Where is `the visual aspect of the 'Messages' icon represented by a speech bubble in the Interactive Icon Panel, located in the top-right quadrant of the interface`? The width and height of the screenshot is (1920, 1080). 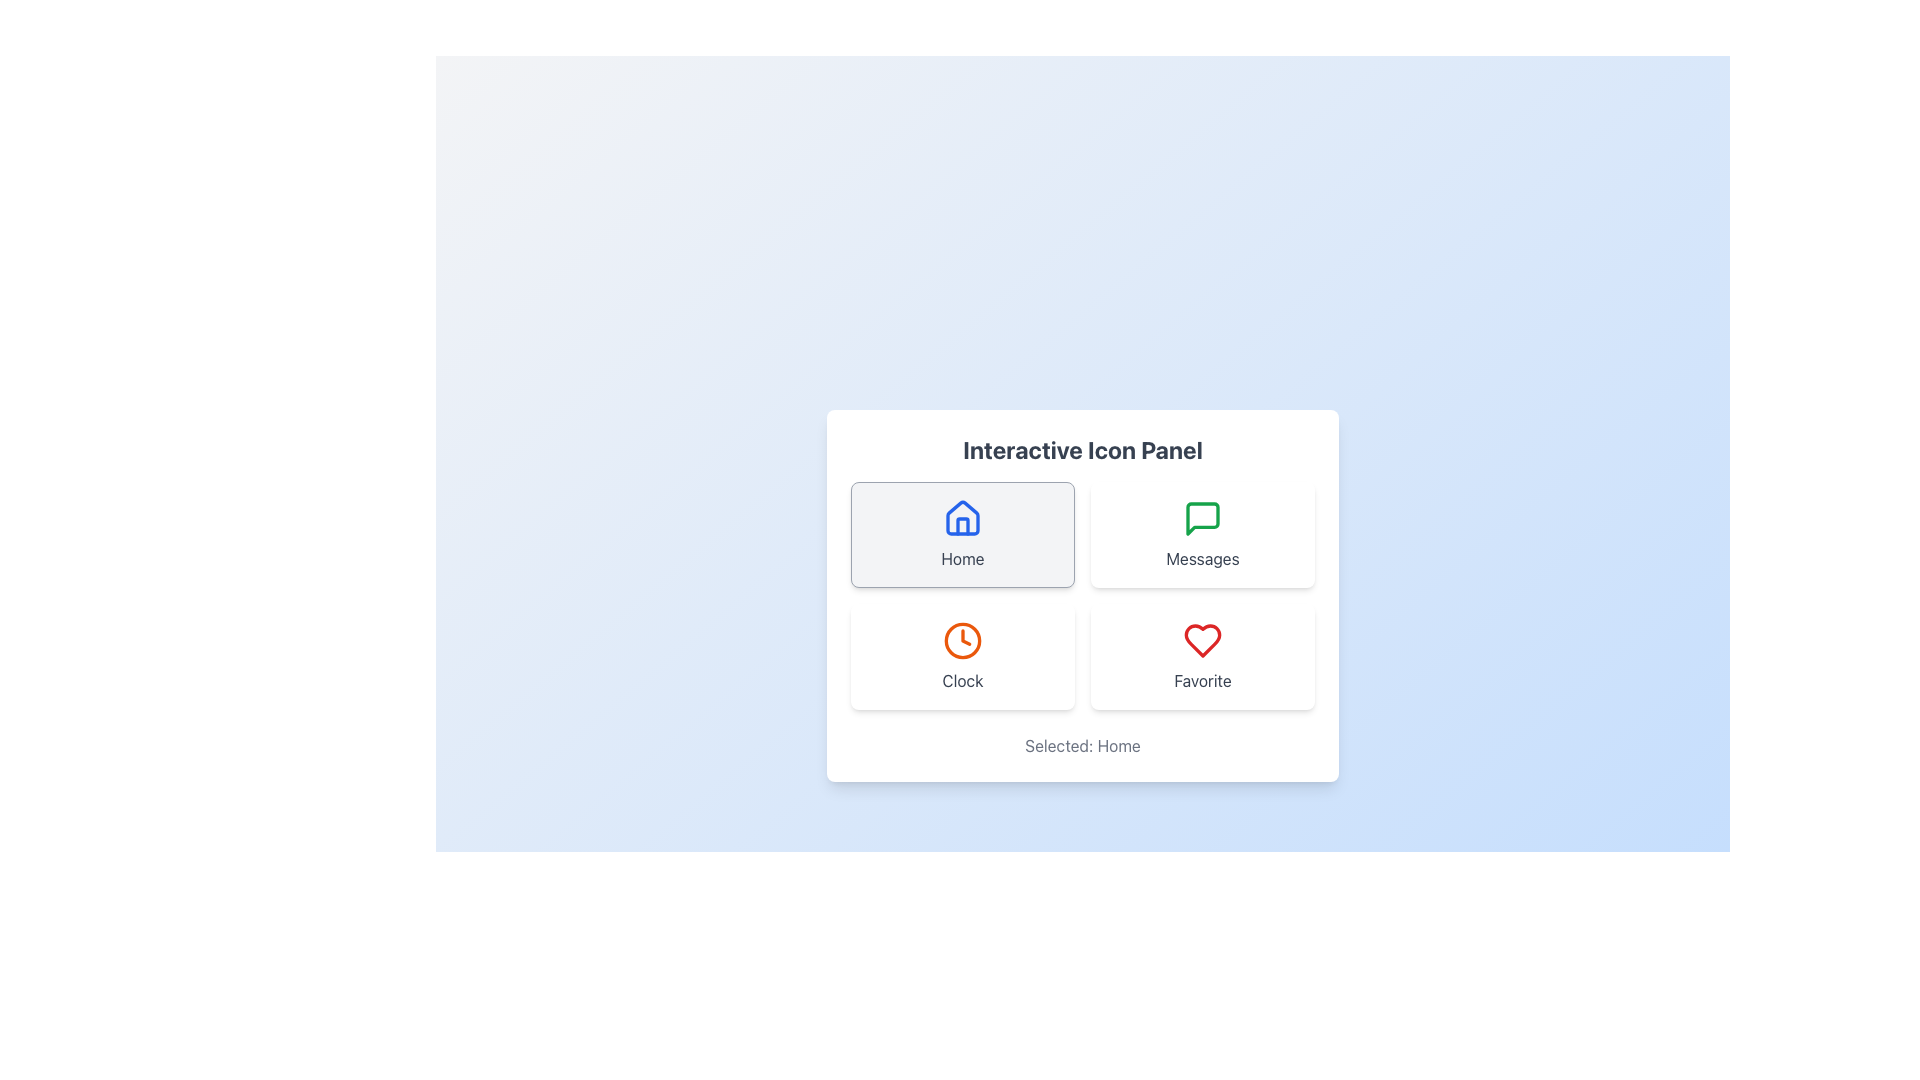
the visual aspect of the 'Messages' icon represented by a speech bubble in the Interactive Icon Panel, located in the top-right quadrant of the interface is located at coordinates (1202, 518).